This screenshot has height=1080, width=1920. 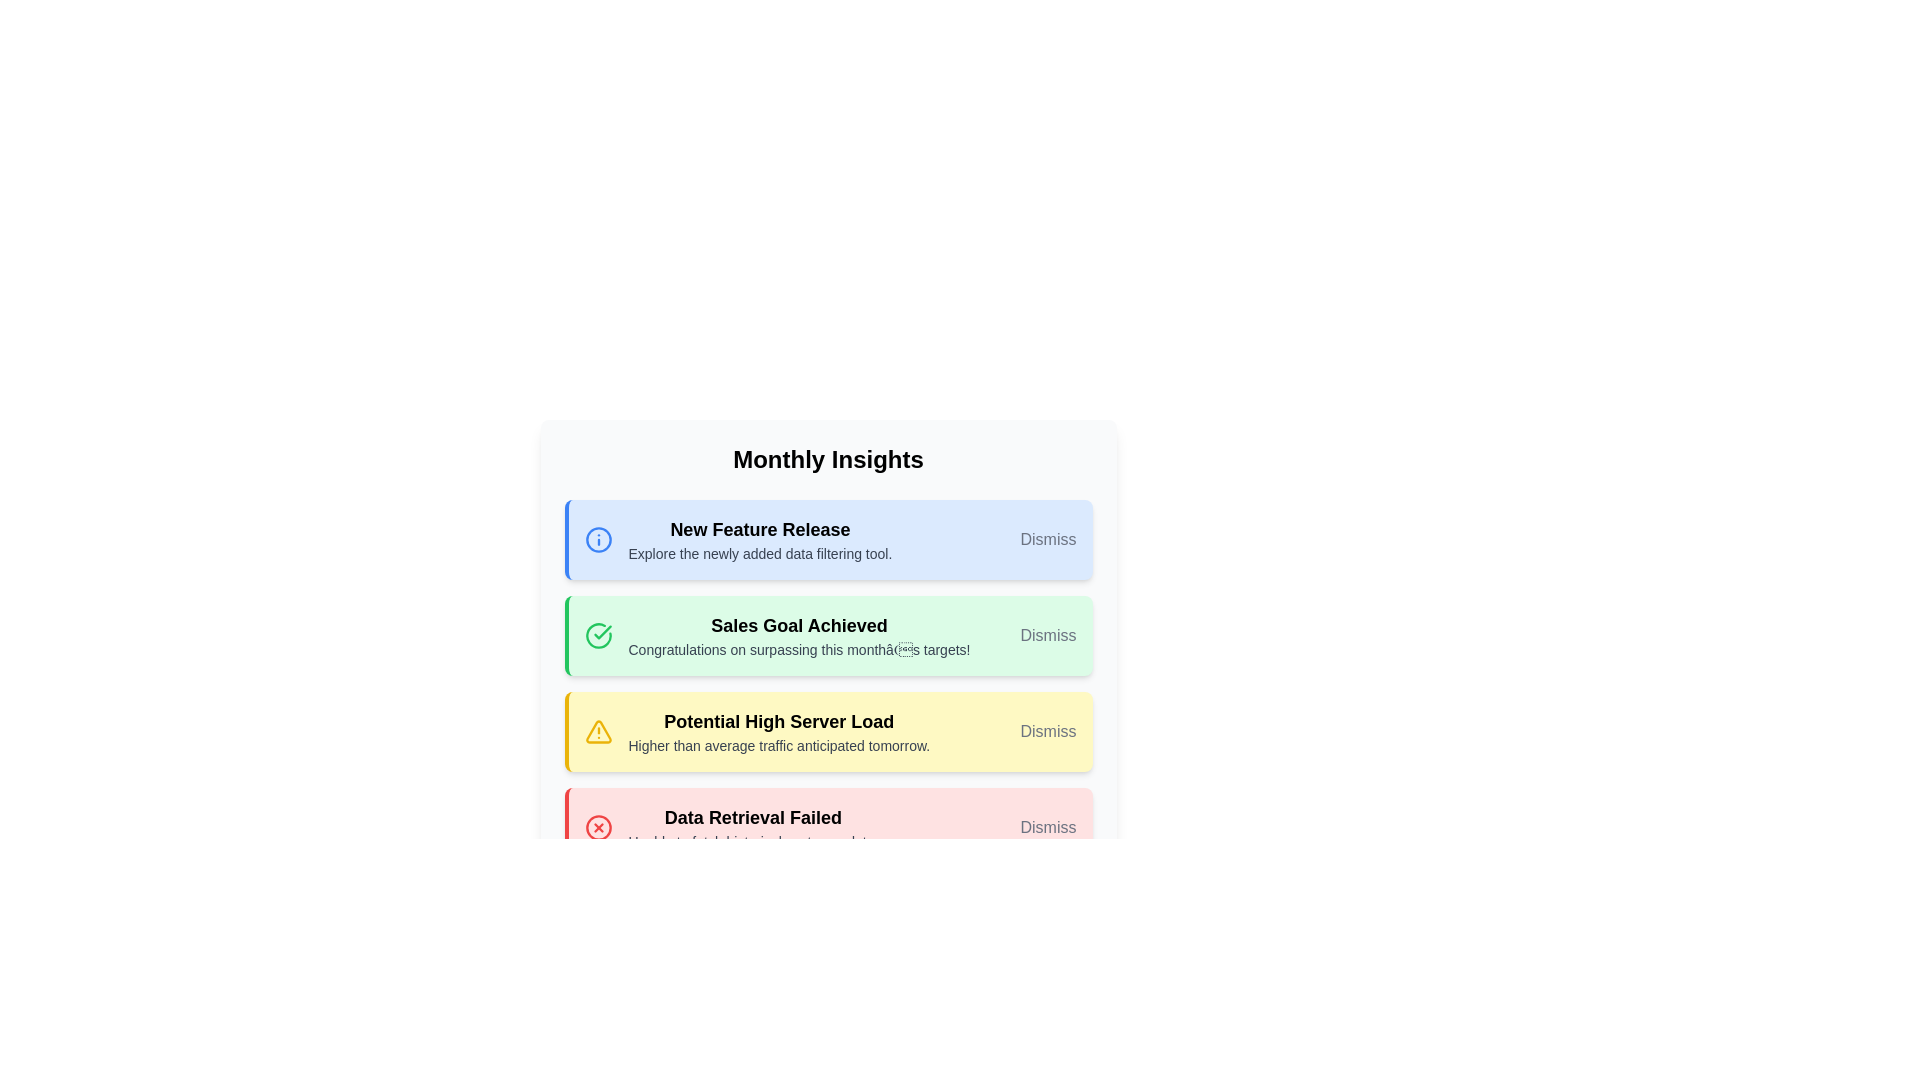 I want to click on text block displaying 'Data Retrieval Failed' and 'Unable to fetch historical customer data.' which is located at the bottom section of the insights list with a light red background, so click(x=752, y=828).